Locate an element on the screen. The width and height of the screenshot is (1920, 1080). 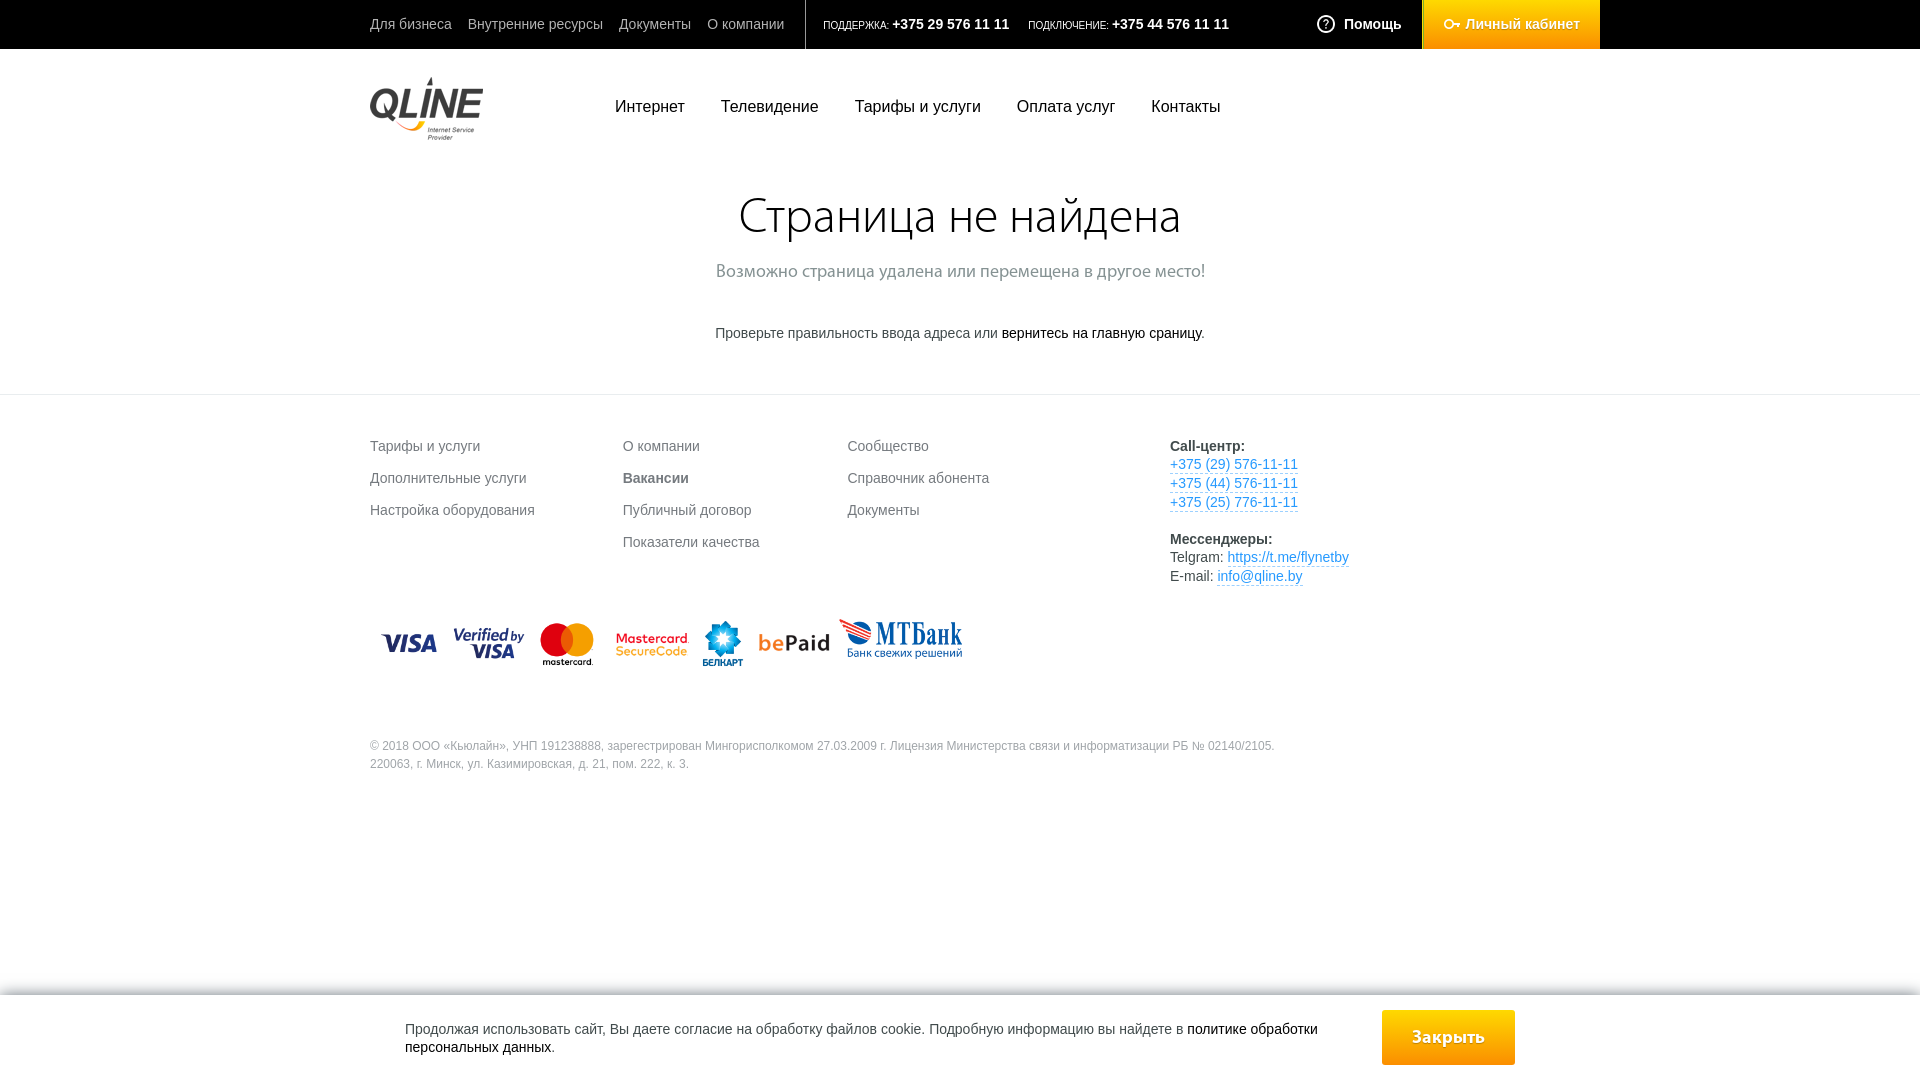
'+375 (25) 776-11-11' is located at coordinates (1232, 501).